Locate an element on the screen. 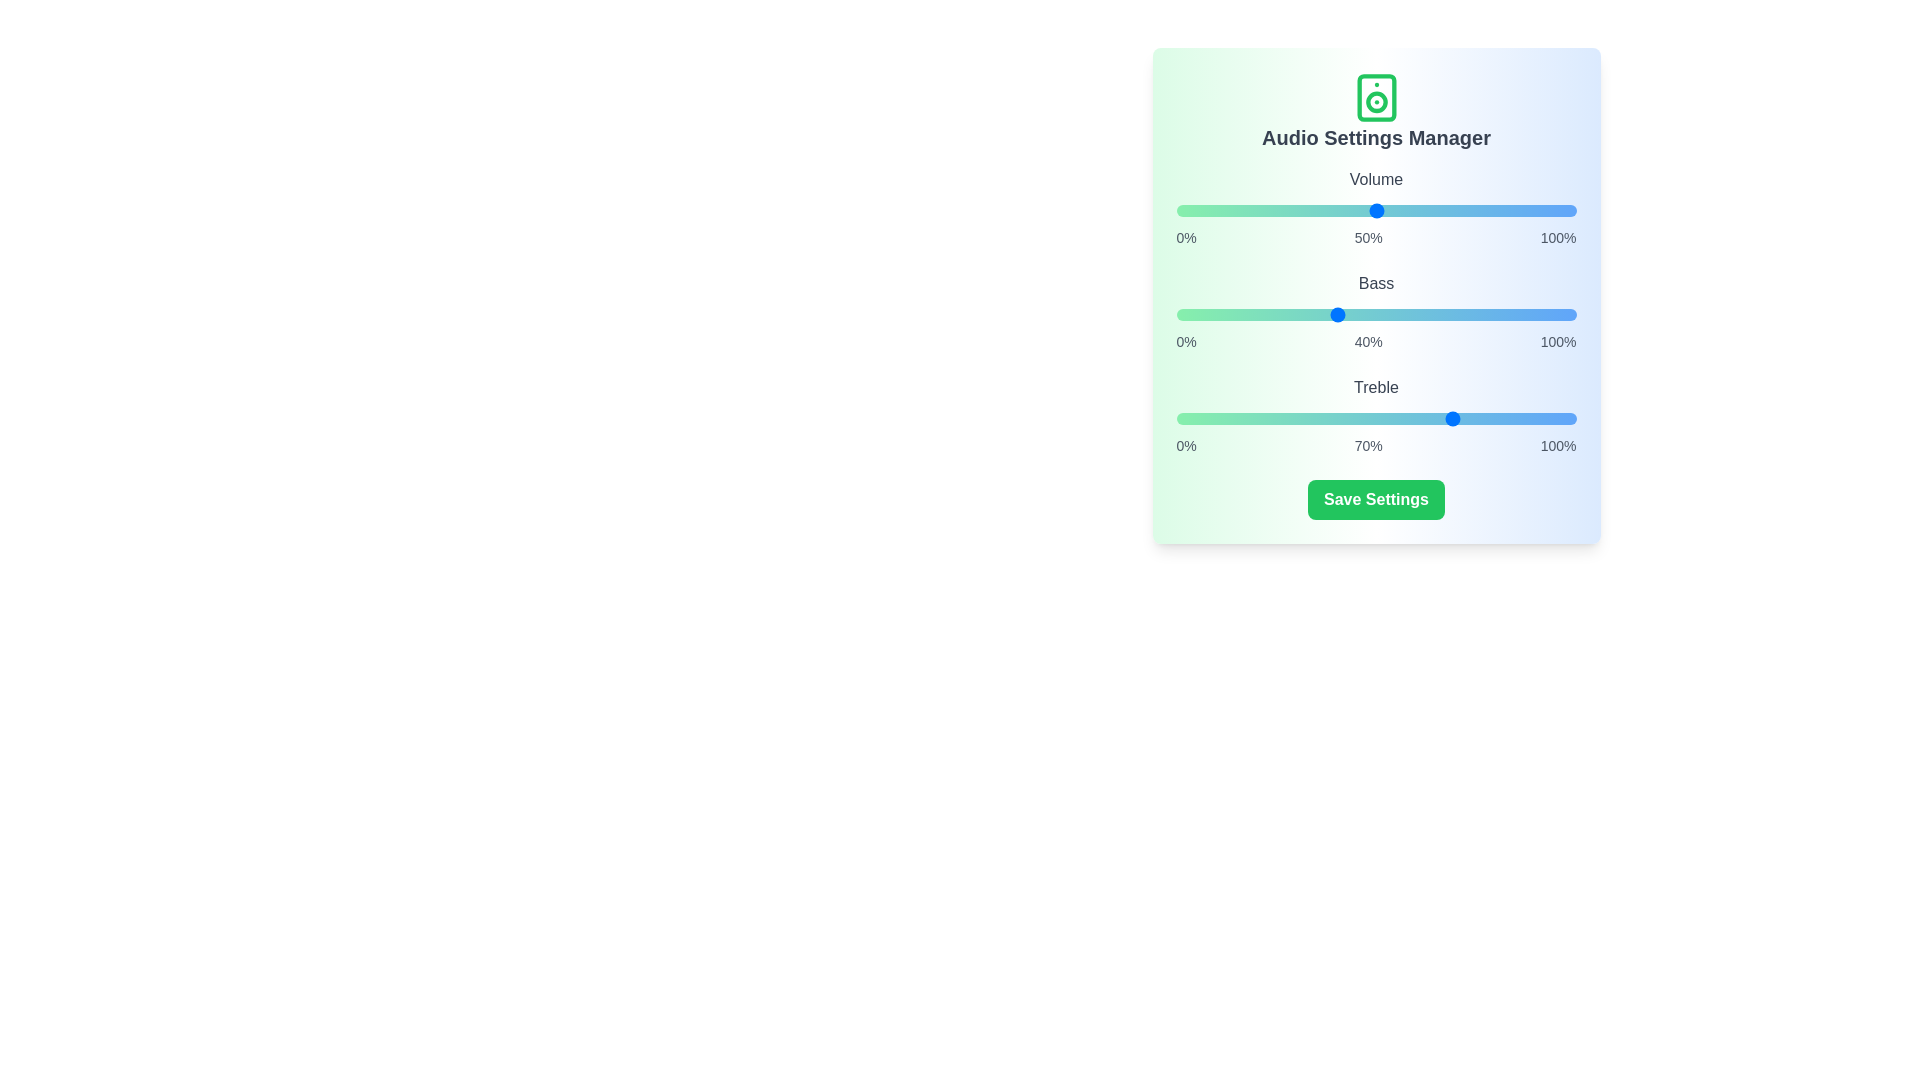 The width and height of the screenshot is (1920, 1080). the volume slider to 59% is located at coordinates (1411, 211).